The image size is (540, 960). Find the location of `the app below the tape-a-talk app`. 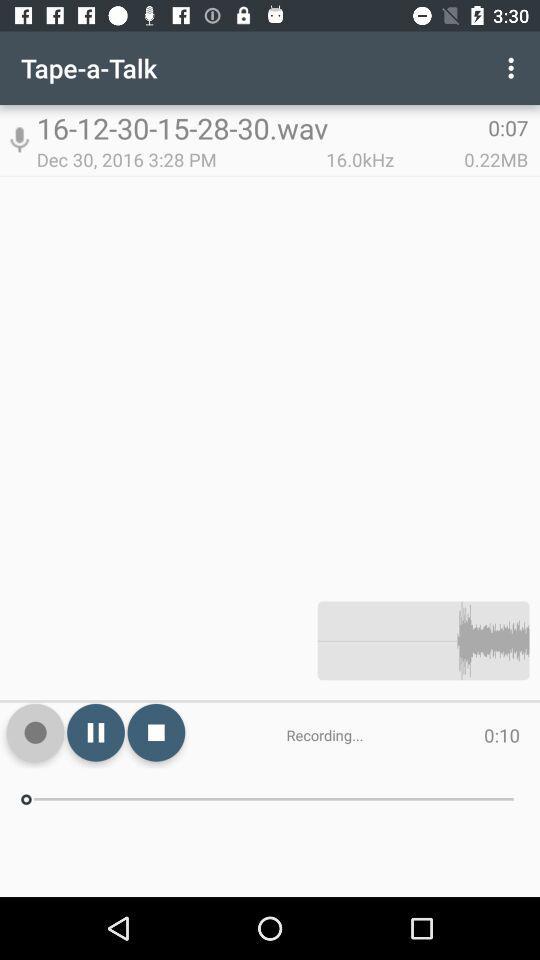

the app below the tape-a-talk app is located at coordinates (18, 139).